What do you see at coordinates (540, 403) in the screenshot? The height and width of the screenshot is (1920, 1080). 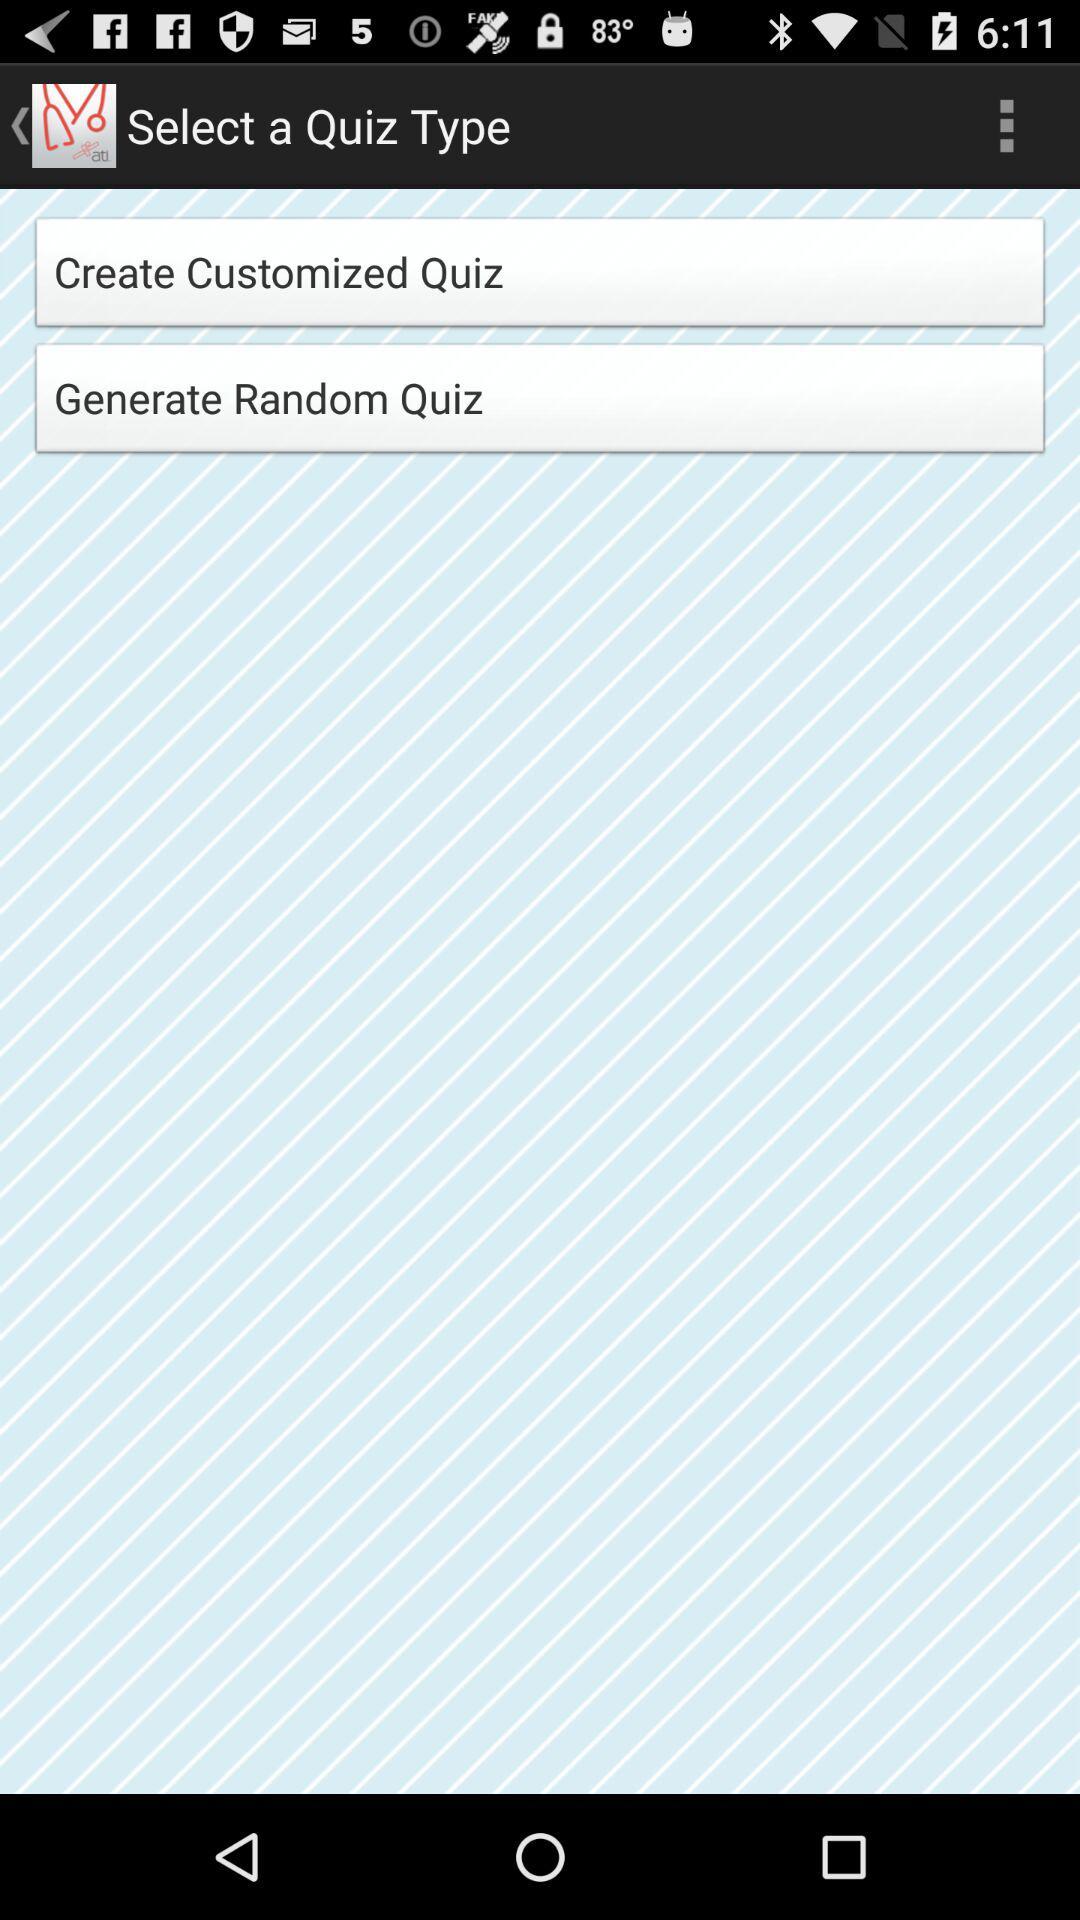 I see `generate random quiz` at bounding box center [540, 403].